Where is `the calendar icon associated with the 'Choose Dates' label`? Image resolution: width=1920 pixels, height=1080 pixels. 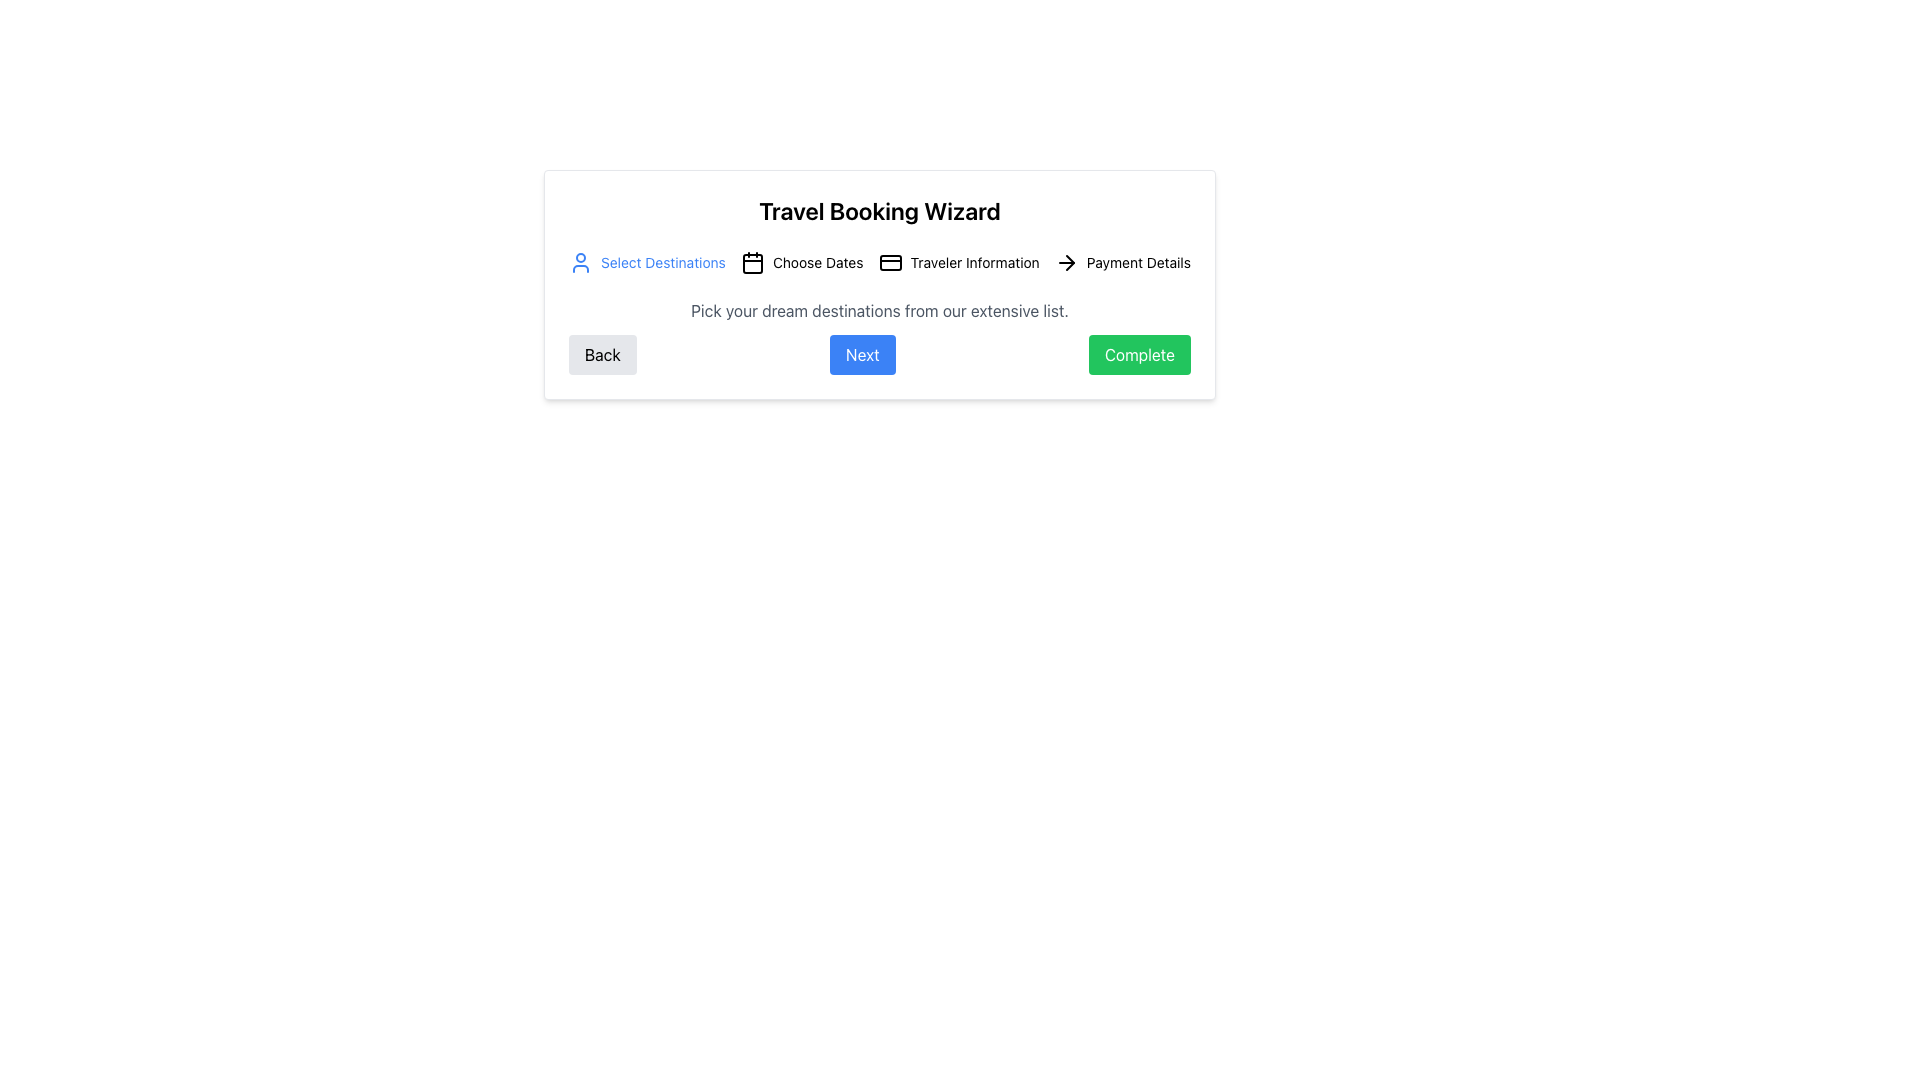 the calendar icon associated with the 'Choose Dates' label is located at coordinates (818, 261).